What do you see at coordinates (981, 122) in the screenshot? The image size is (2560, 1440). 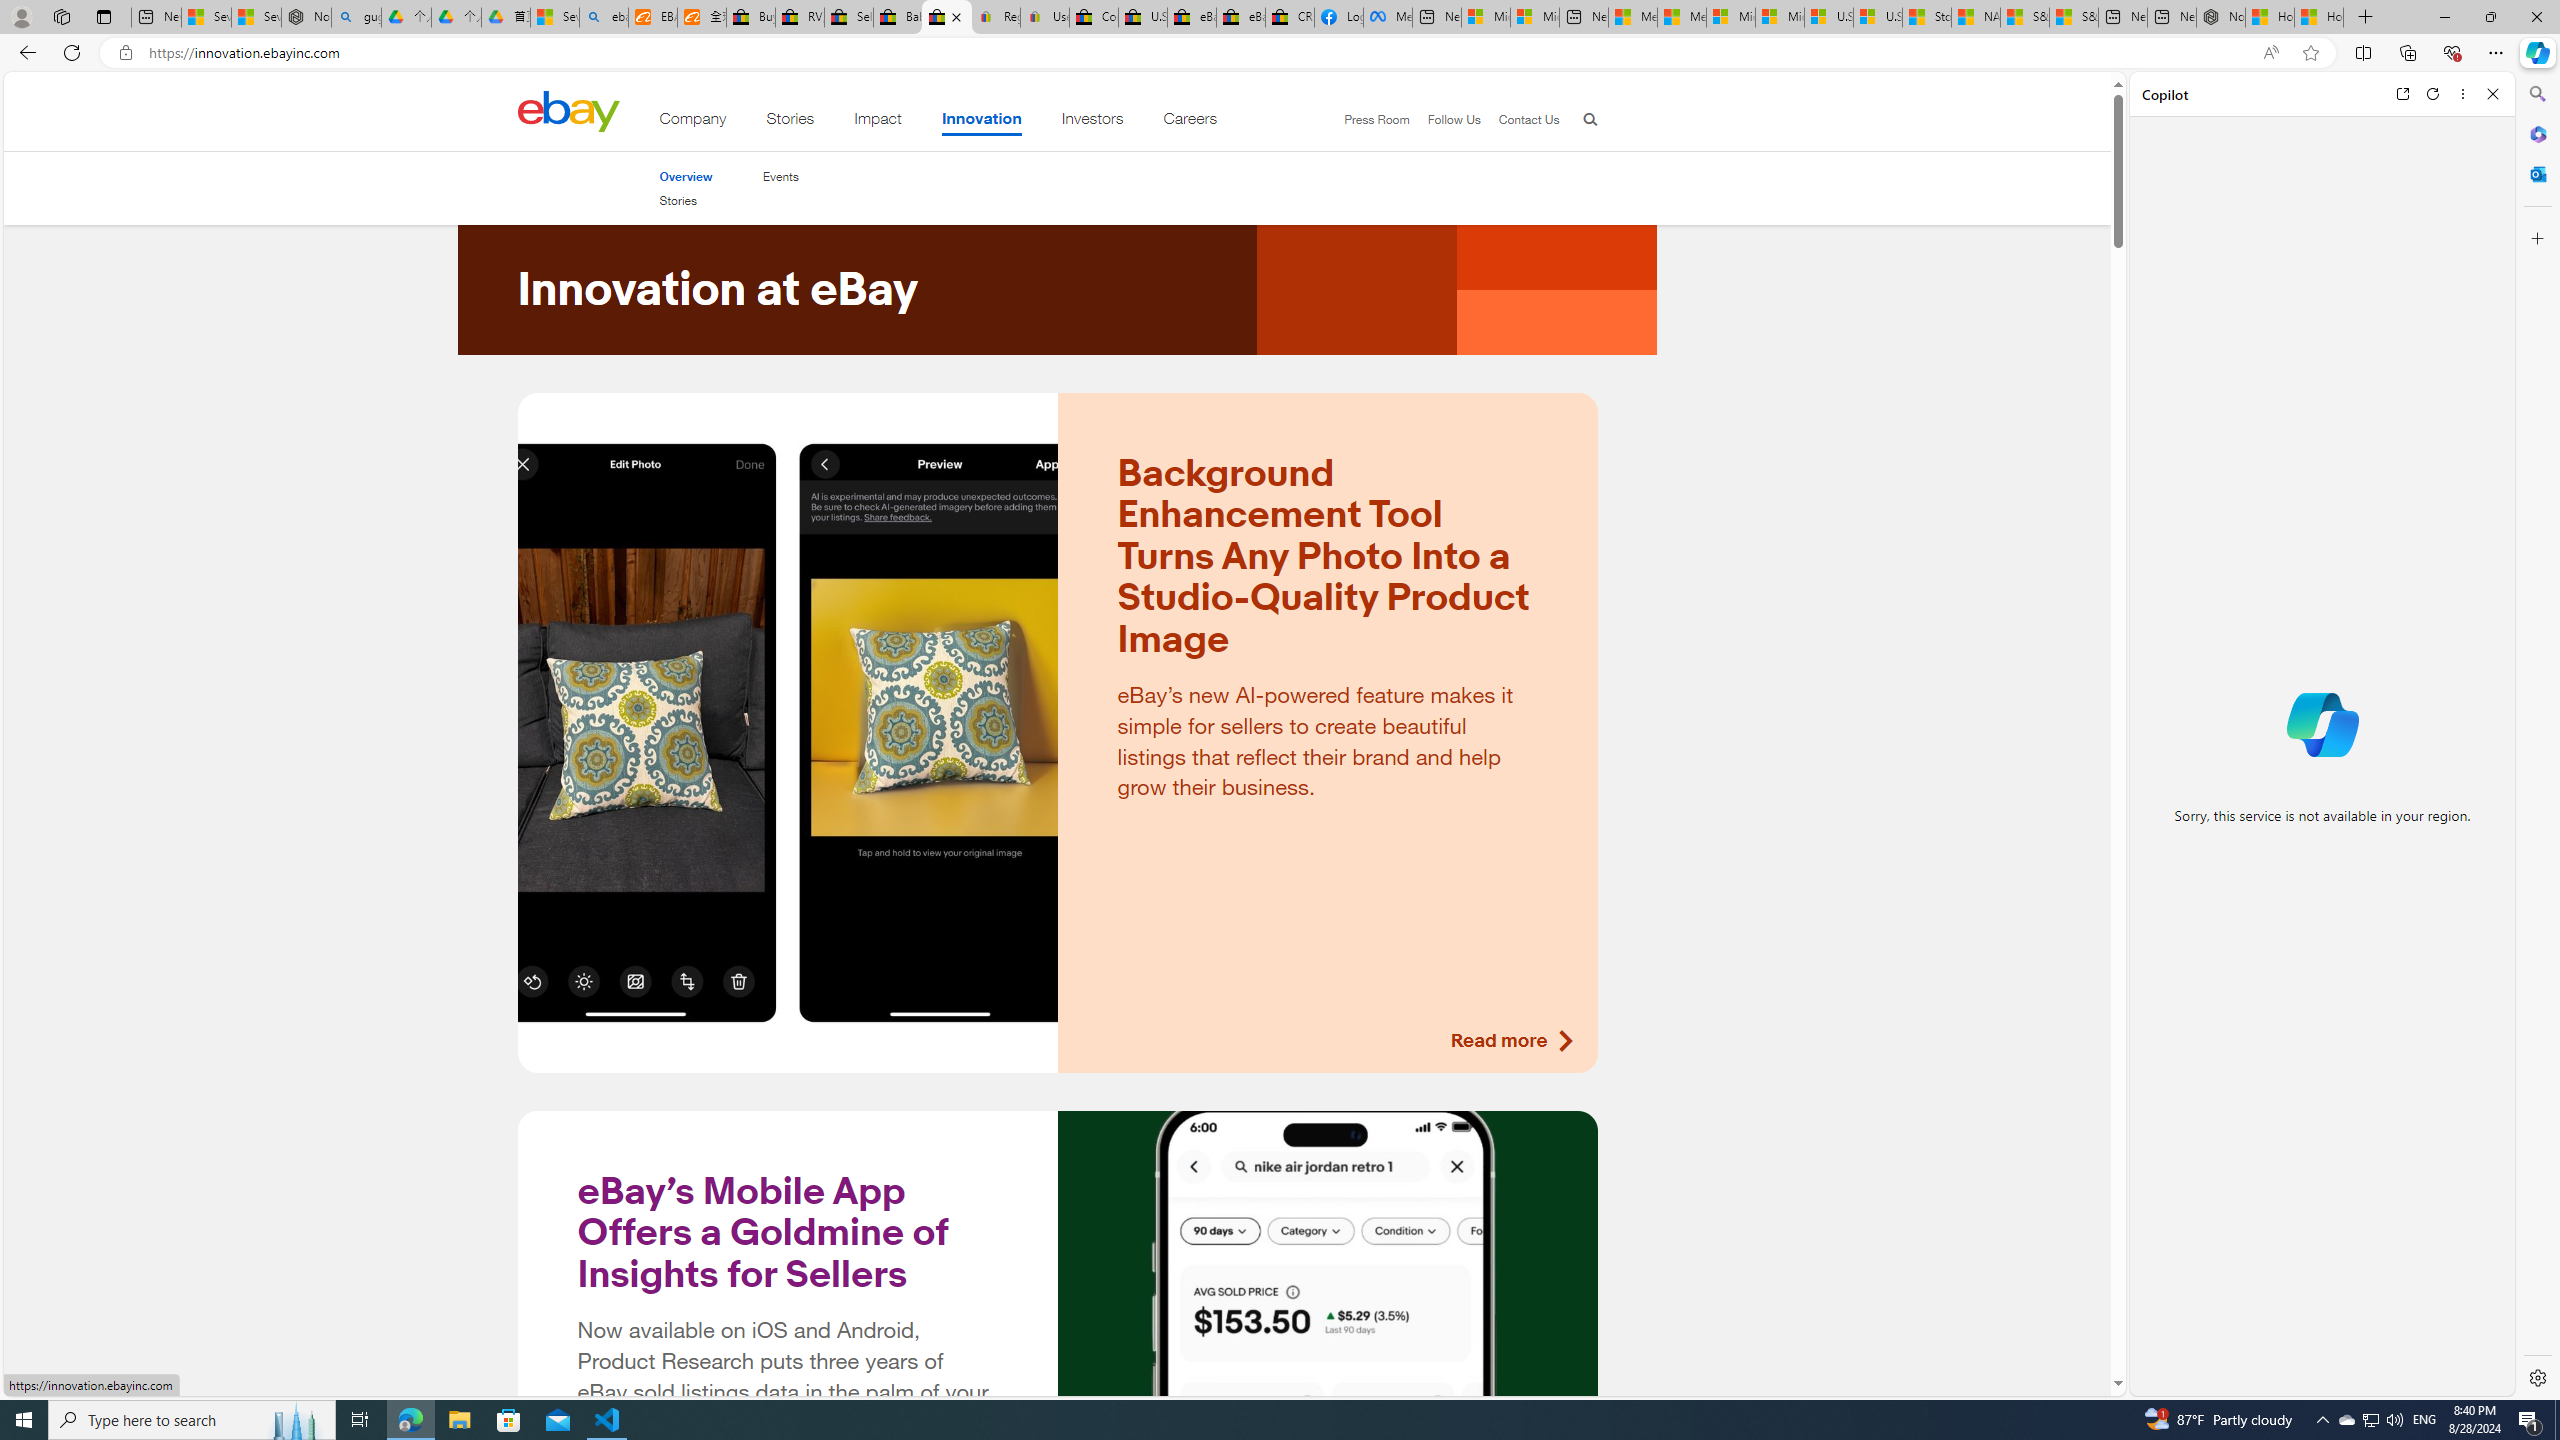 I see `'Innovation'` at bounding box center [981, 122].